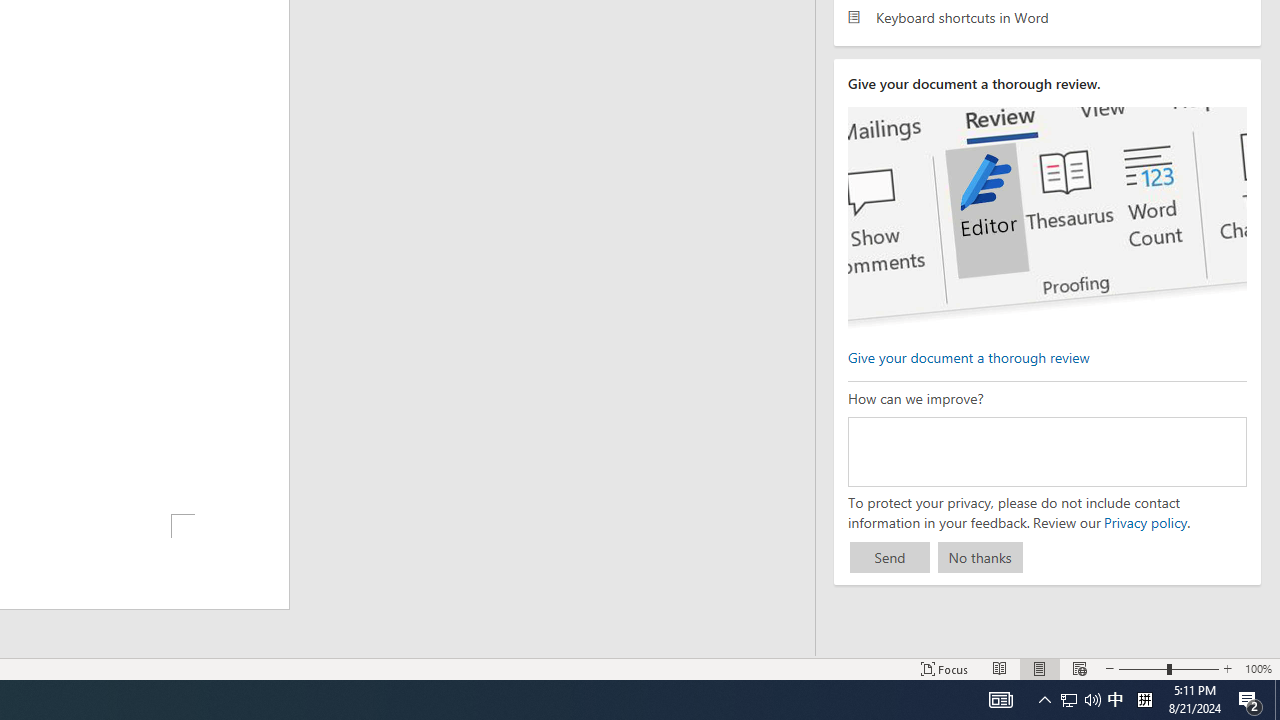  I want to click on 'Focus ', so click(943, 669).